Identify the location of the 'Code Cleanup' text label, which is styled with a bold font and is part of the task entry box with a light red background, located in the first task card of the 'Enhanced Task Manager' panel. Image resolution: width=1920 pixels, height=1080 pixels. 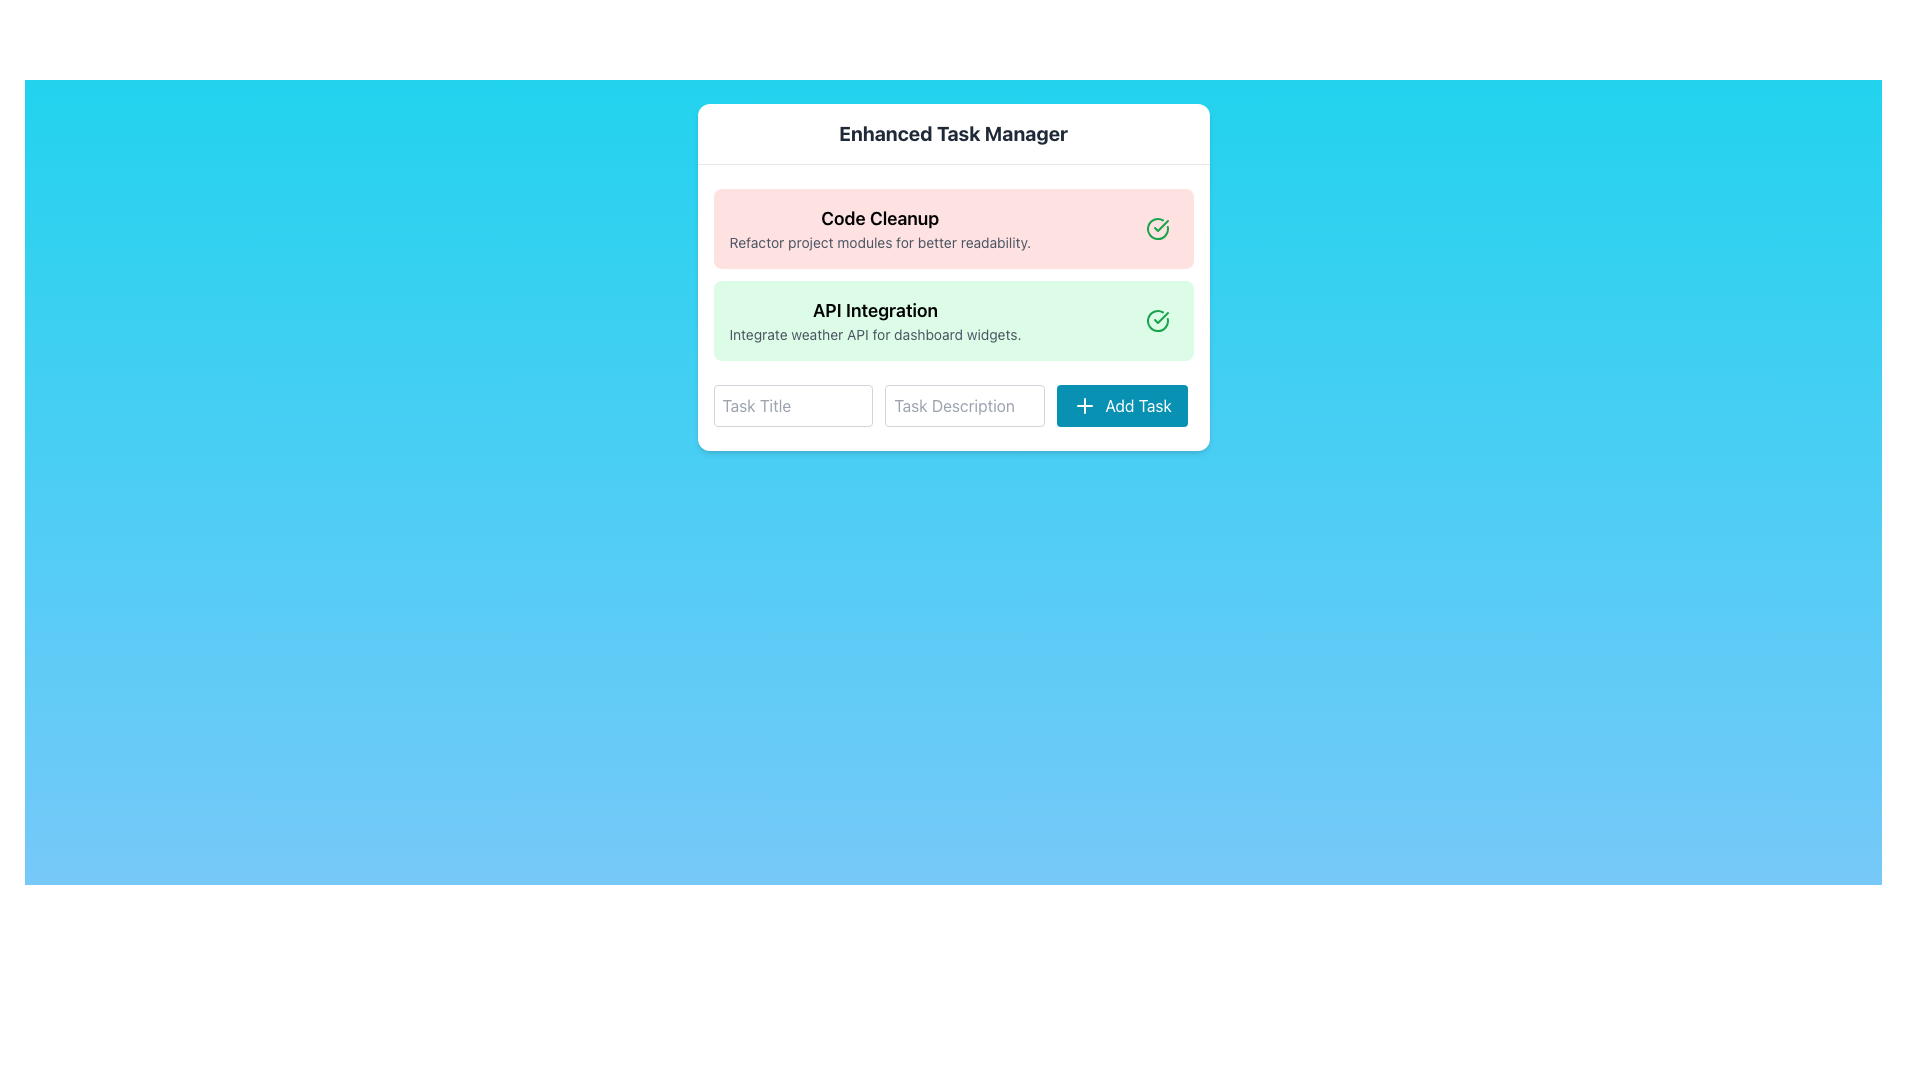
(880, 219).